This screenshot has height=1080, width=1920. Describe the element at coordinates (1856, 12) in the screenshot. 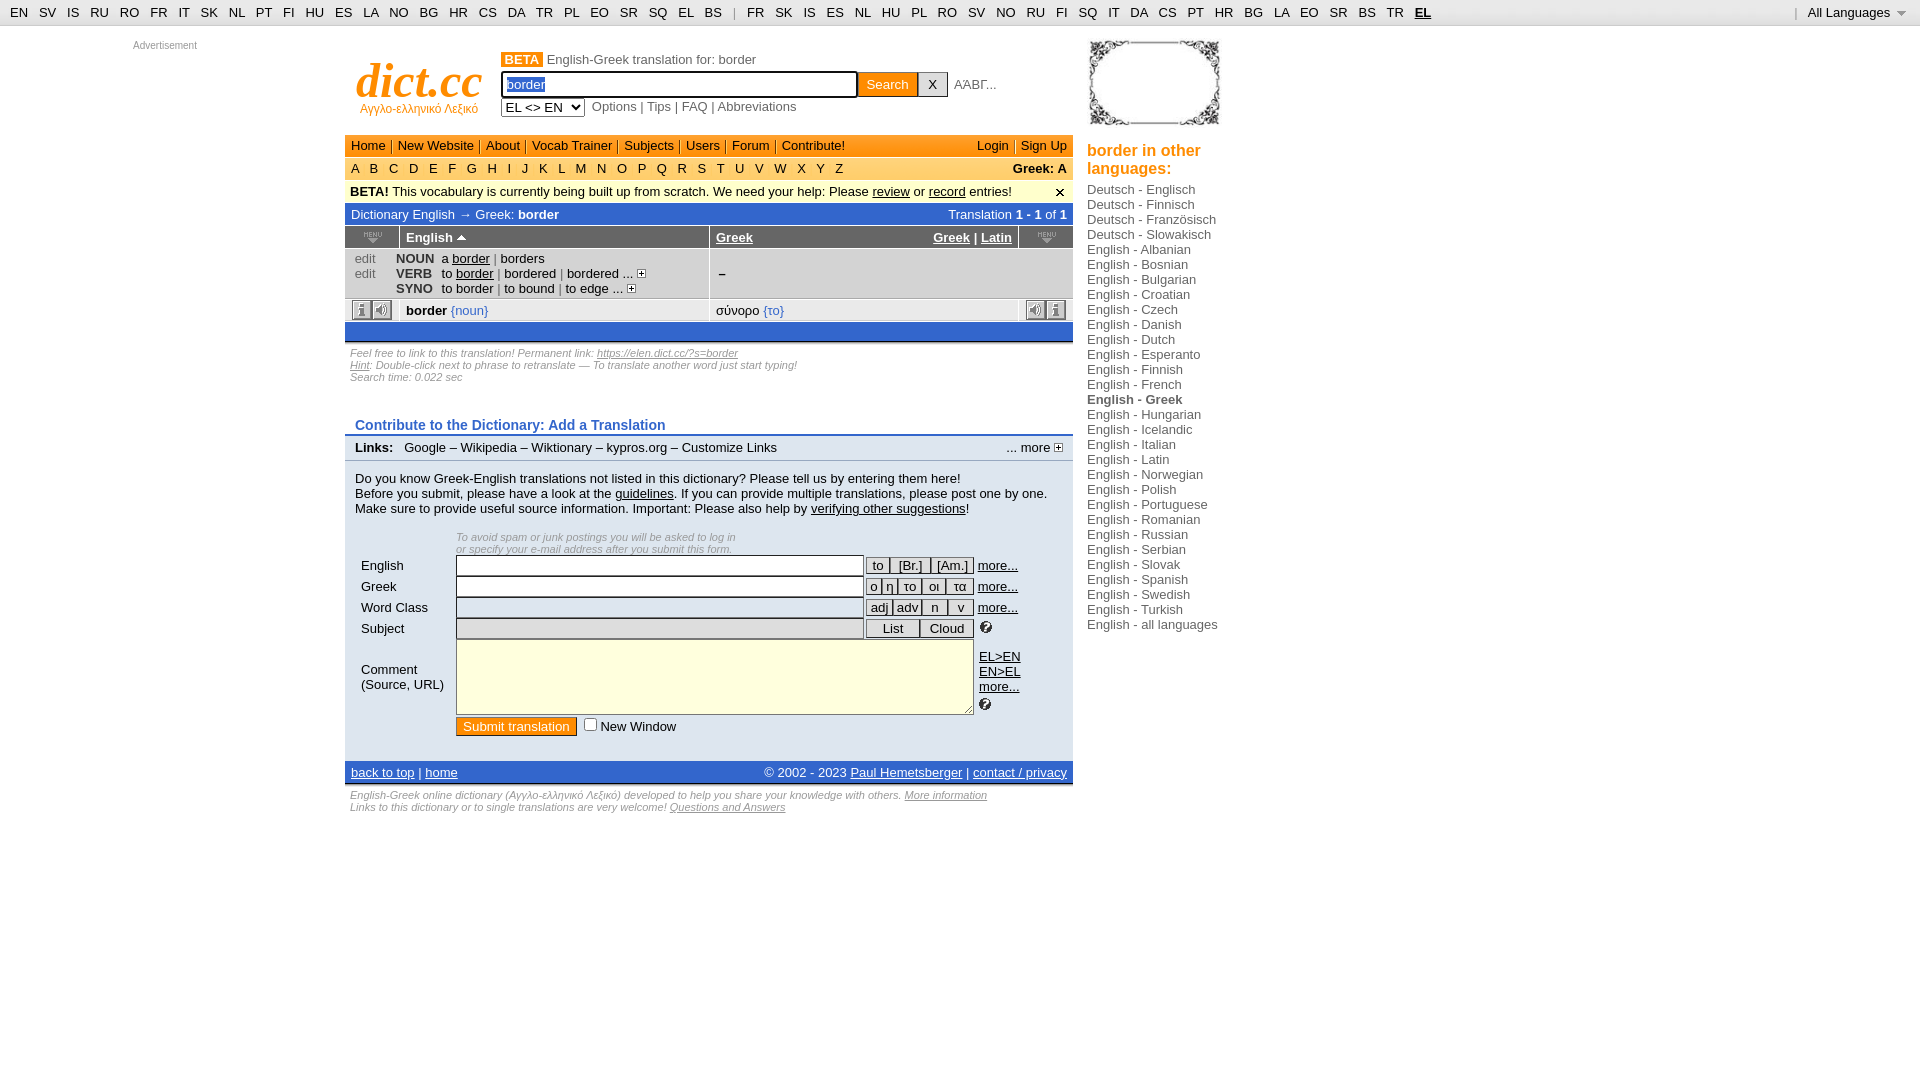

I see `'All Languages '` at that location.